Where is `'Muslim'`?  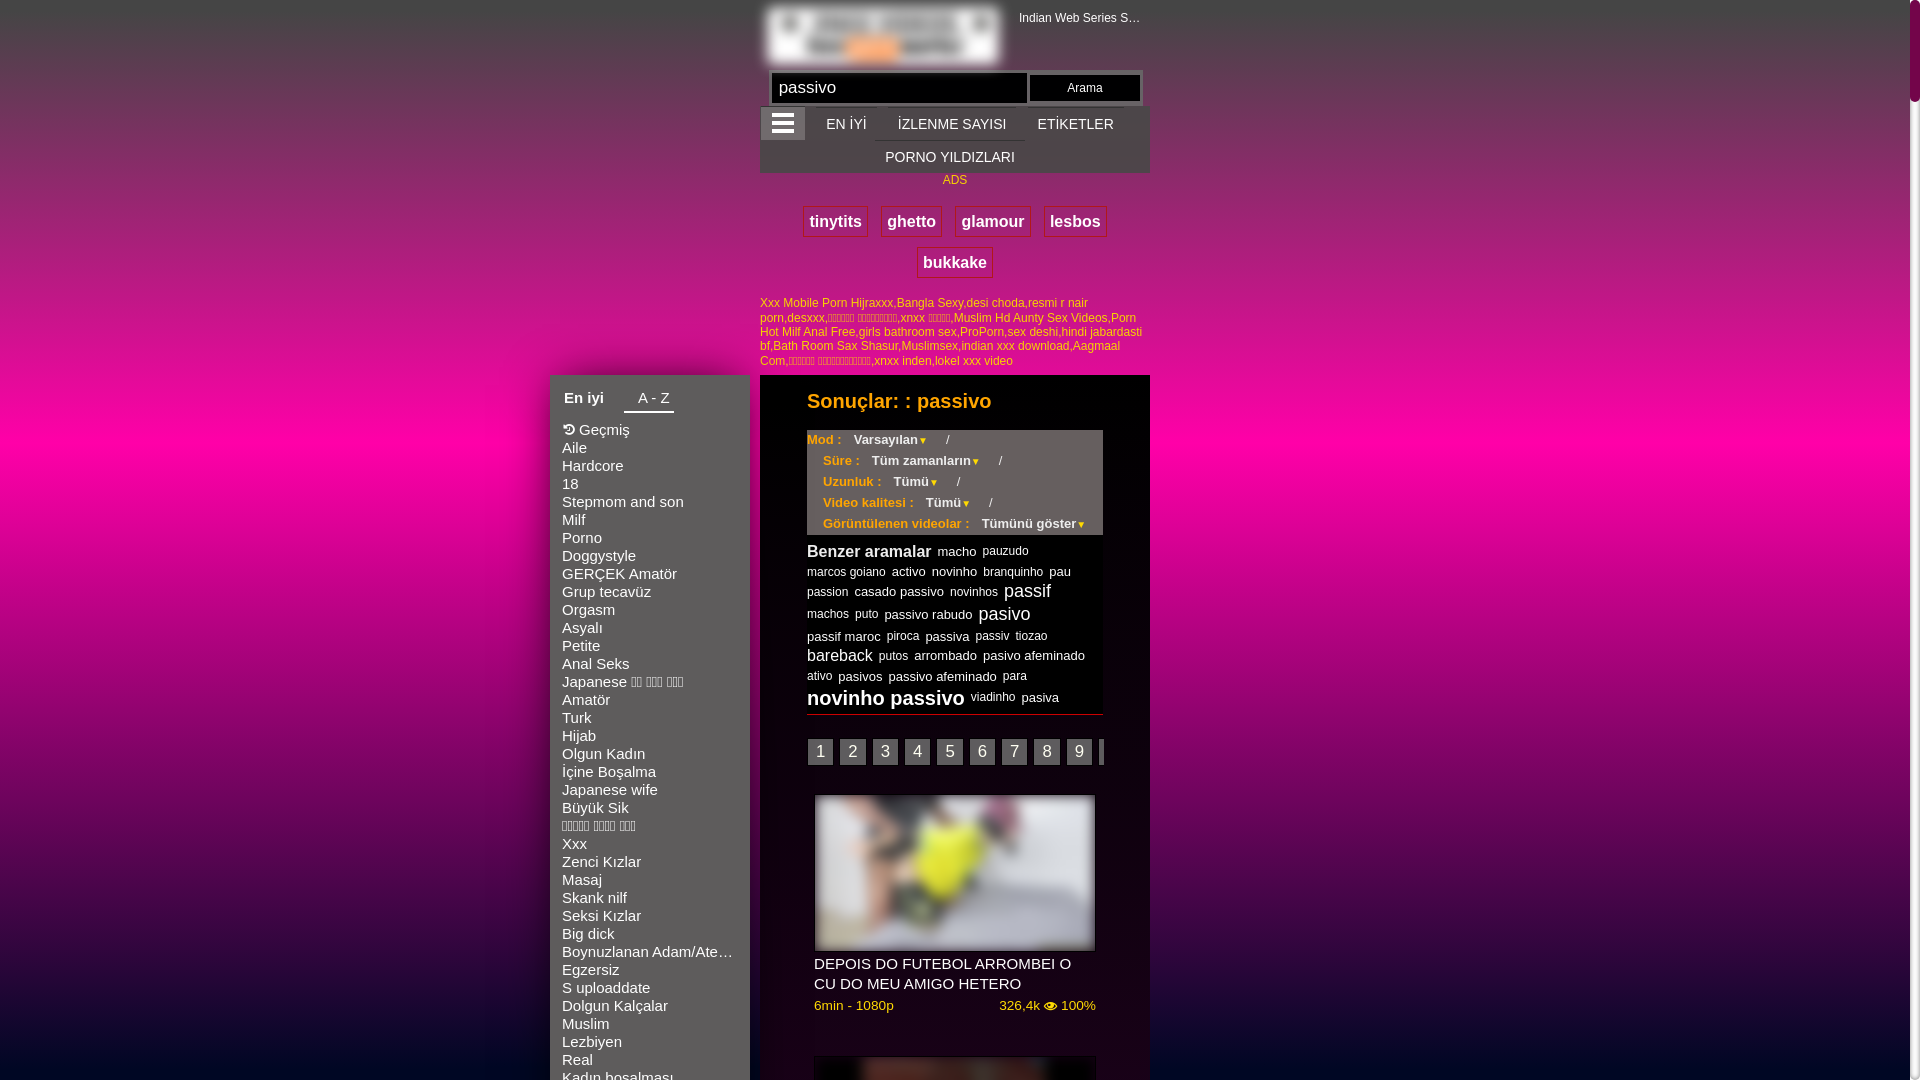 'Muslim' is located at coordinates (649, 1023).